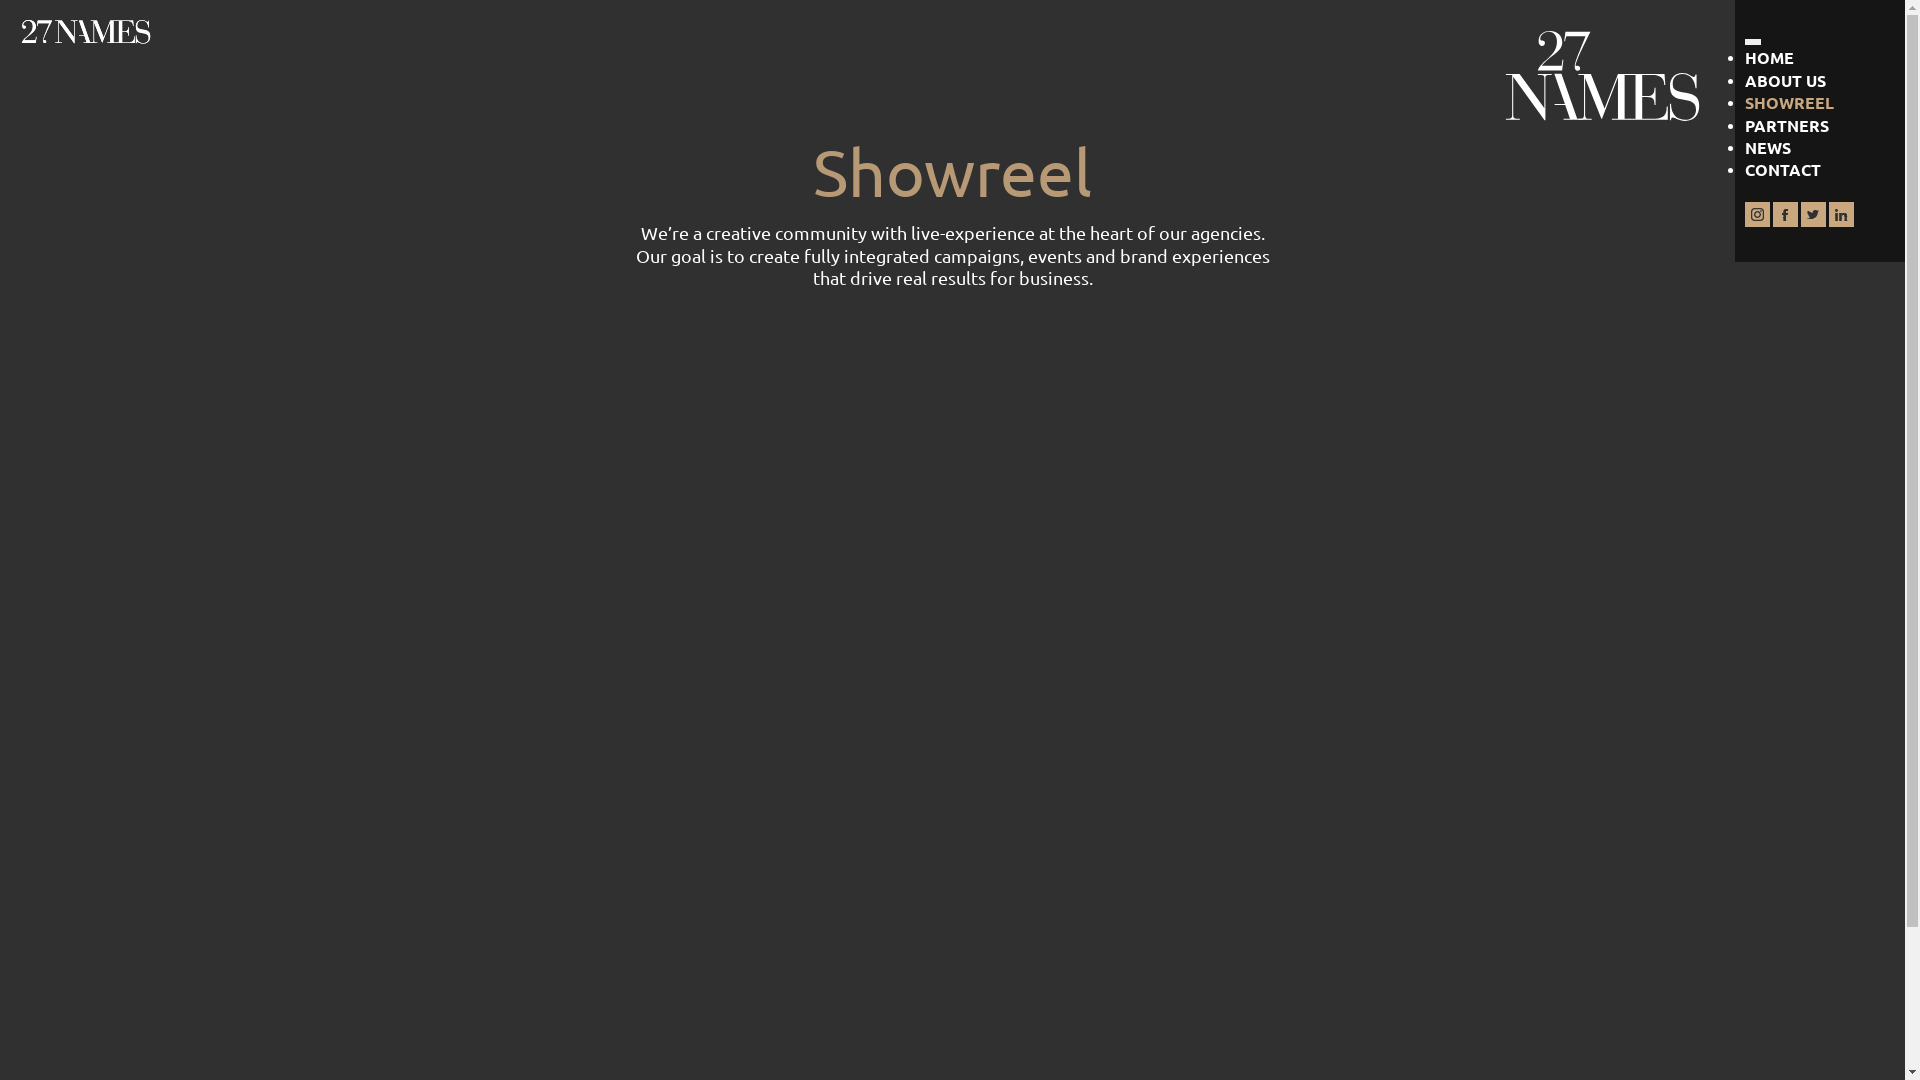 The height and width of the screenshot is (1080, 1920). What do you see at coordinates (1744, 125) in the screenshot?
I see `'PARTNERS'` at bounding box center [1744, 125].